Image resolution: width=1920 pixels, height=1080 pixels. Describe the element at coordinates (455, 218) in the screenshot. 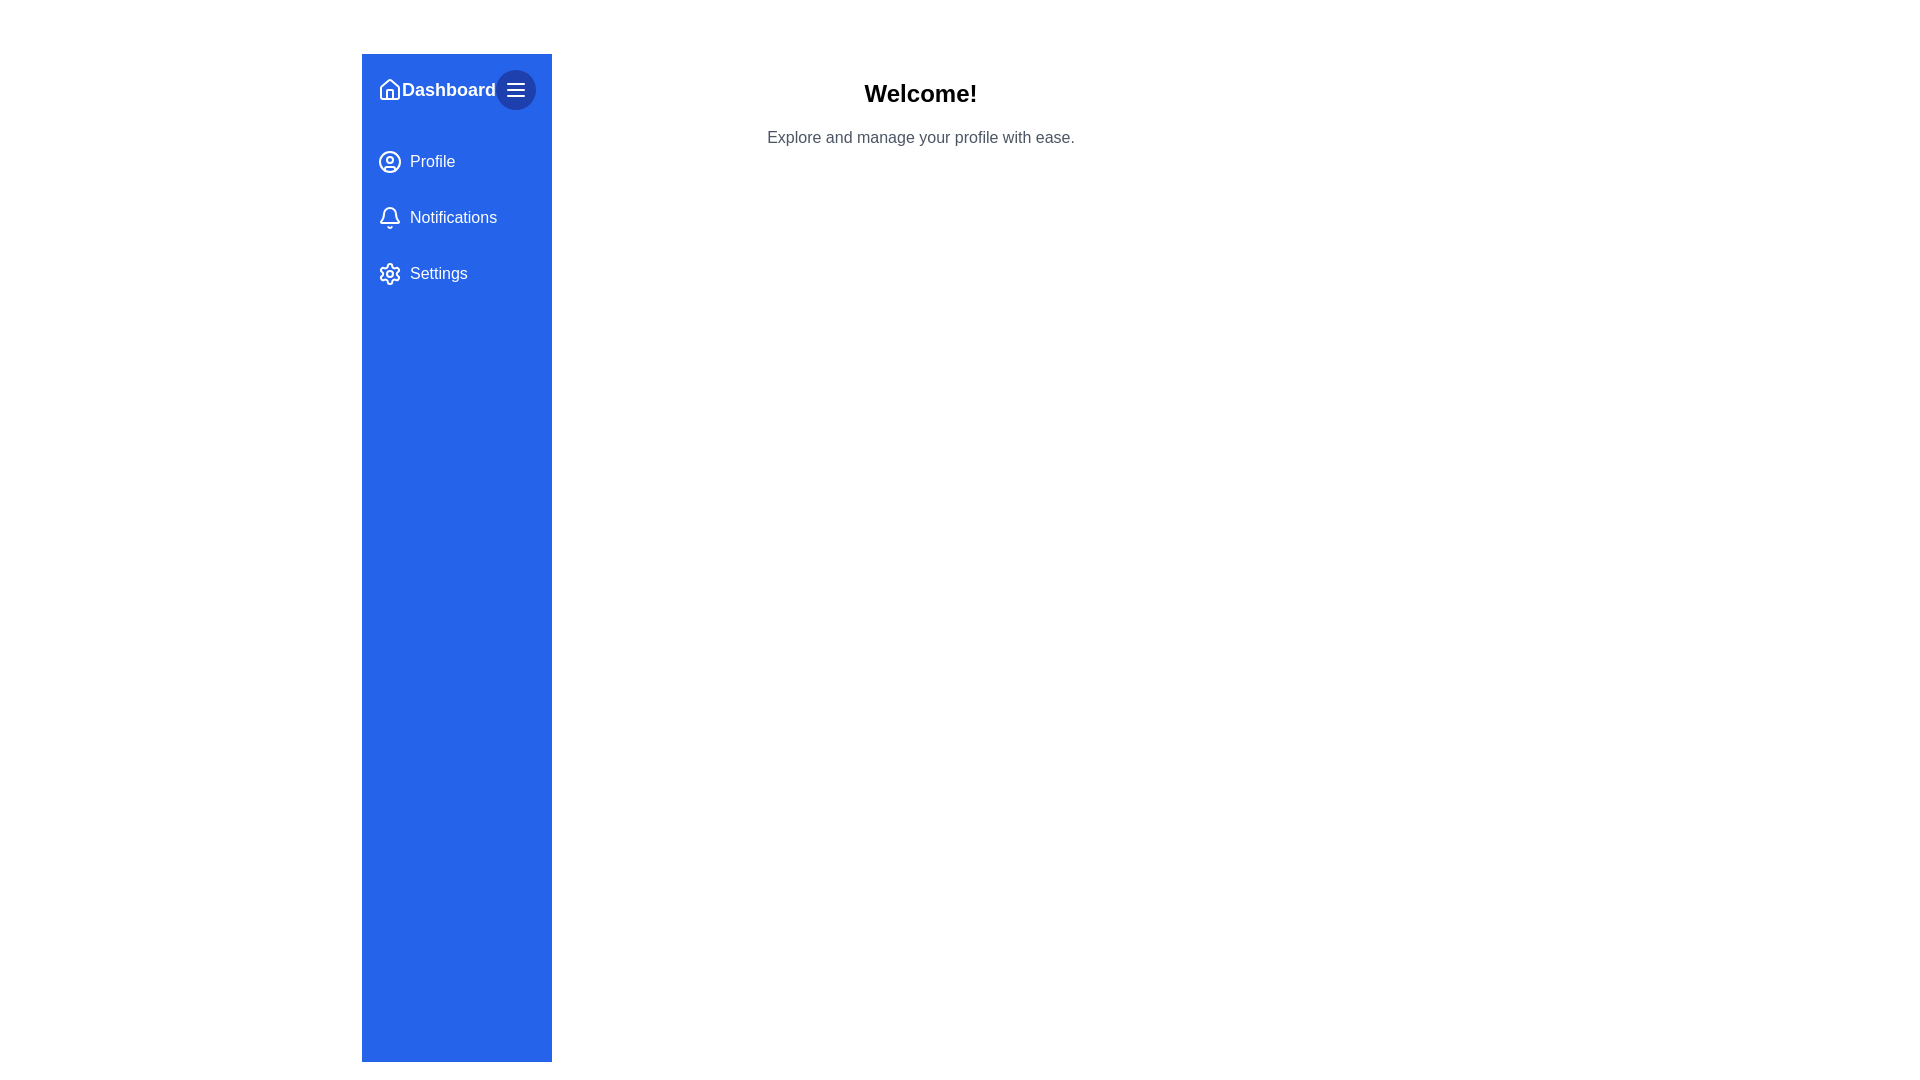

I see `the Notifications menu item located in the middle section of the vertical menu on the left side of the interface, positioned below the 'Profile' menu item and above the 'Settings' menu item` at that location.